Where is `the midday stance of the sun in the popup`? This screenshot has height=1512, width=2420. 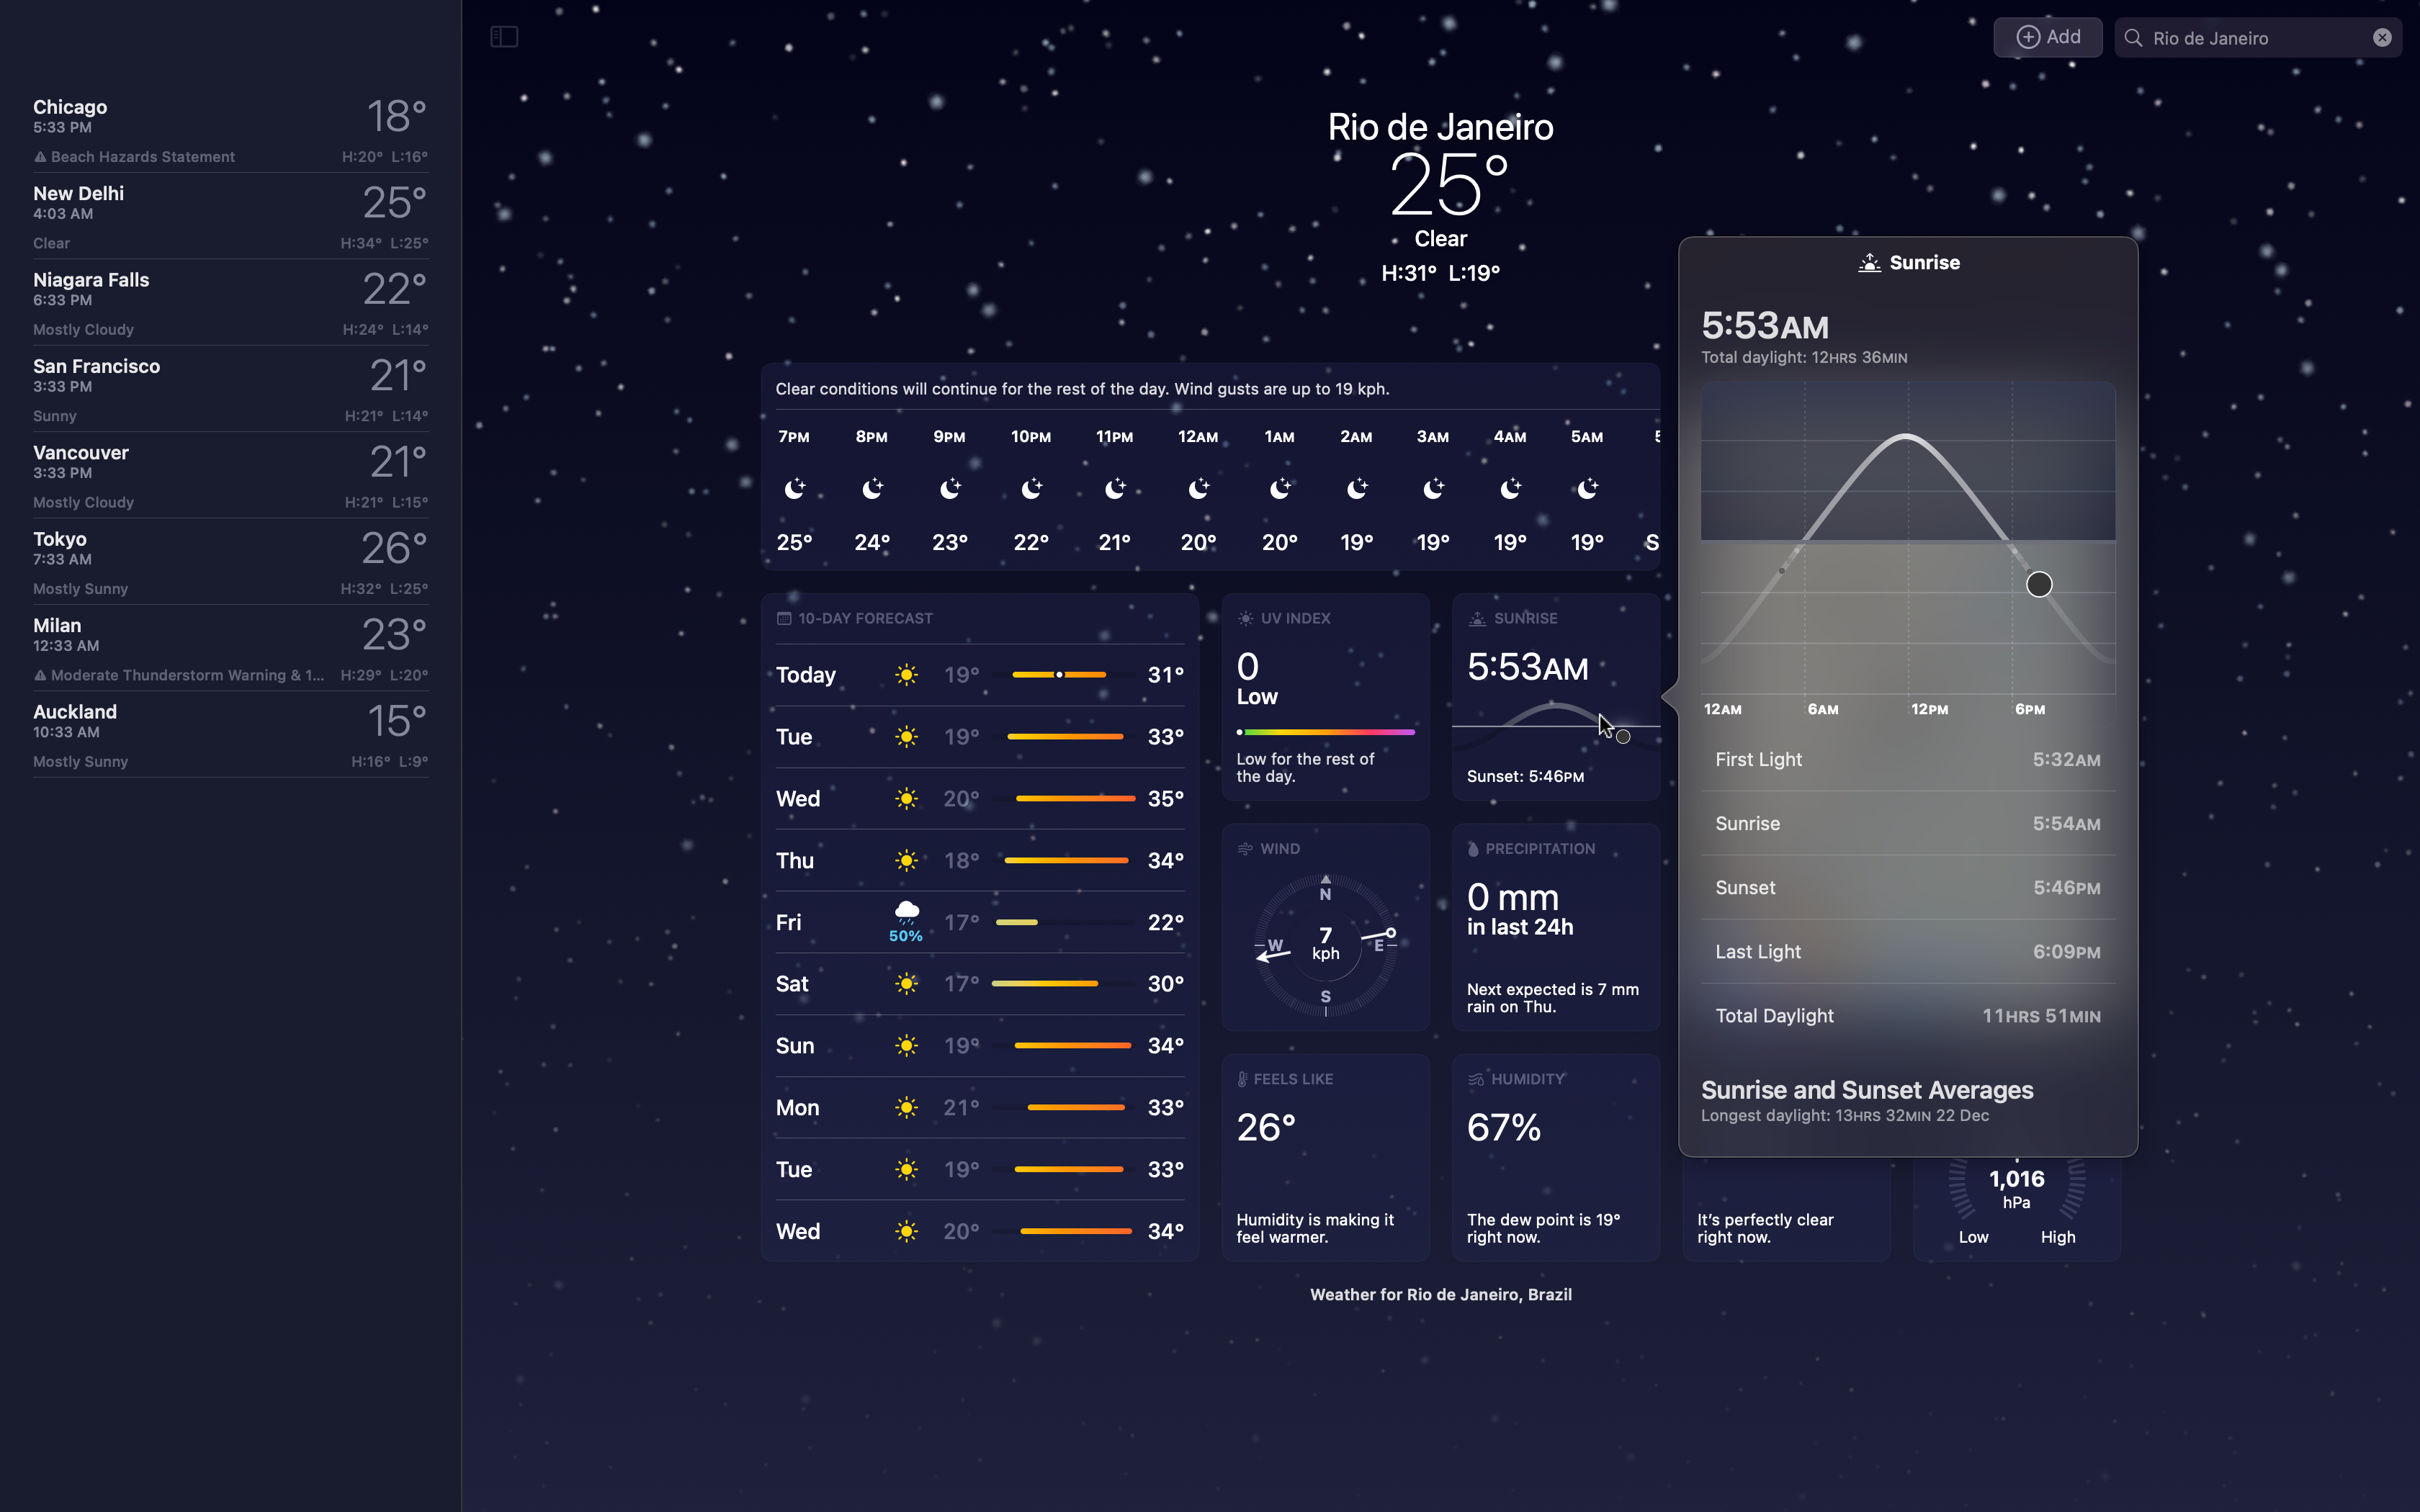
the midday stance of the sun in the popup is located at coordinates (1916, 539).